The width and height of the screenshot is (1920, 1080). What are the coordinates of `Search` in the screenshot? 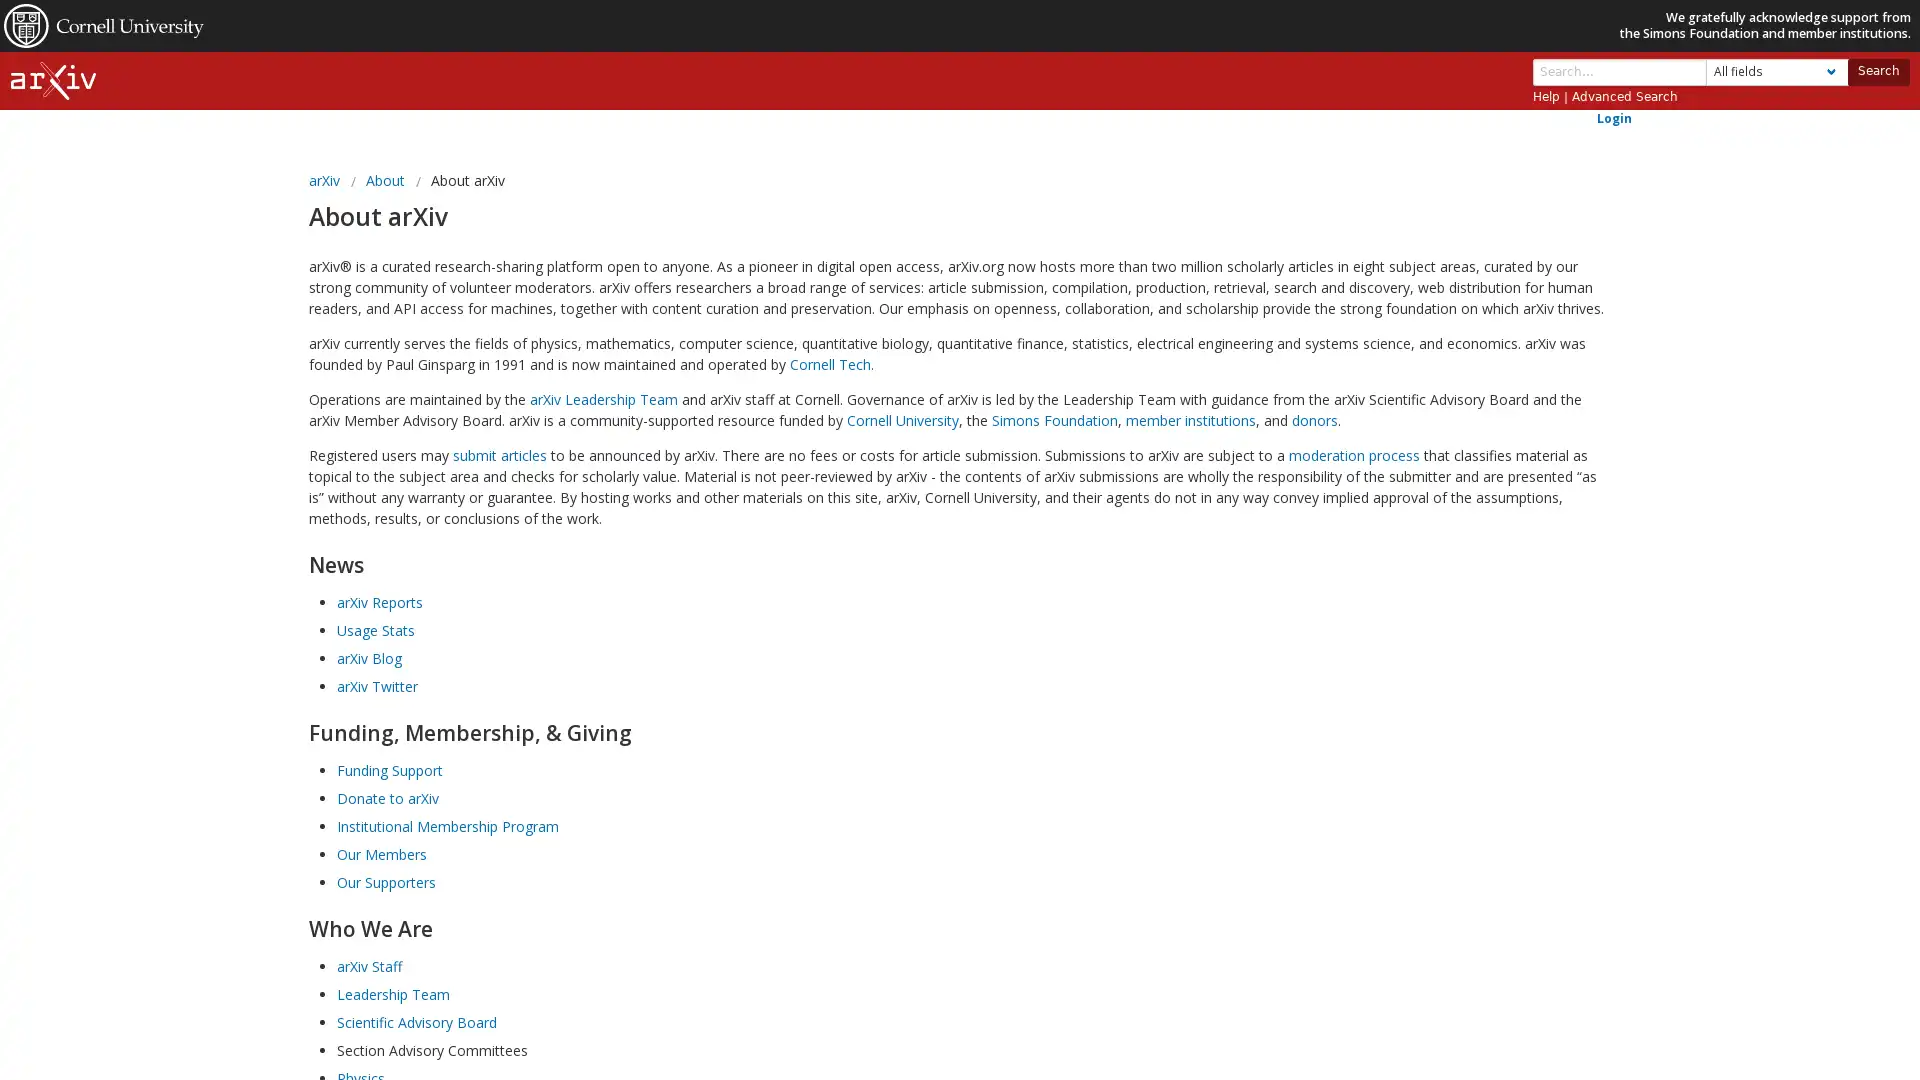 It's located at (1876, 70).